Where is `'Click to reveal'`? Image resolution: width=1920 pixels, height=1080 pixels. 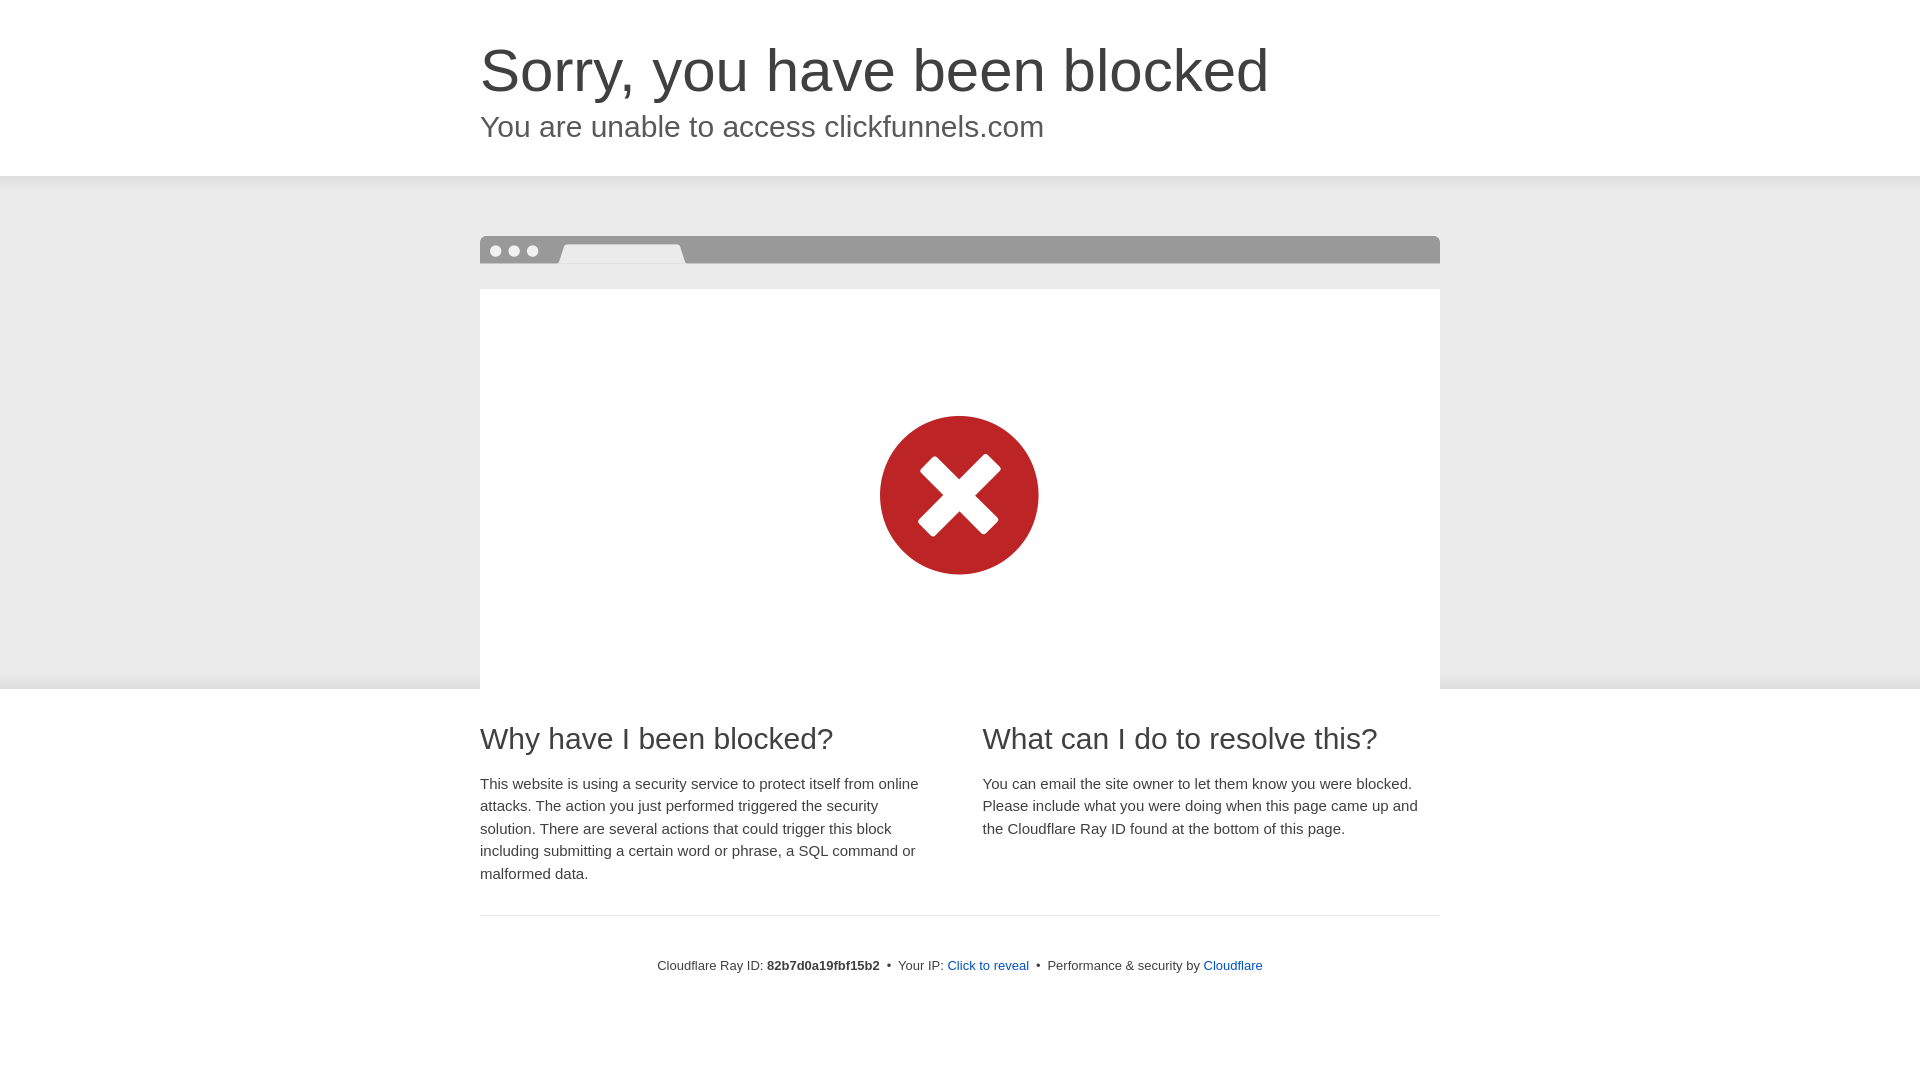
'Click to reveal' is located at coordinates (945, 964).